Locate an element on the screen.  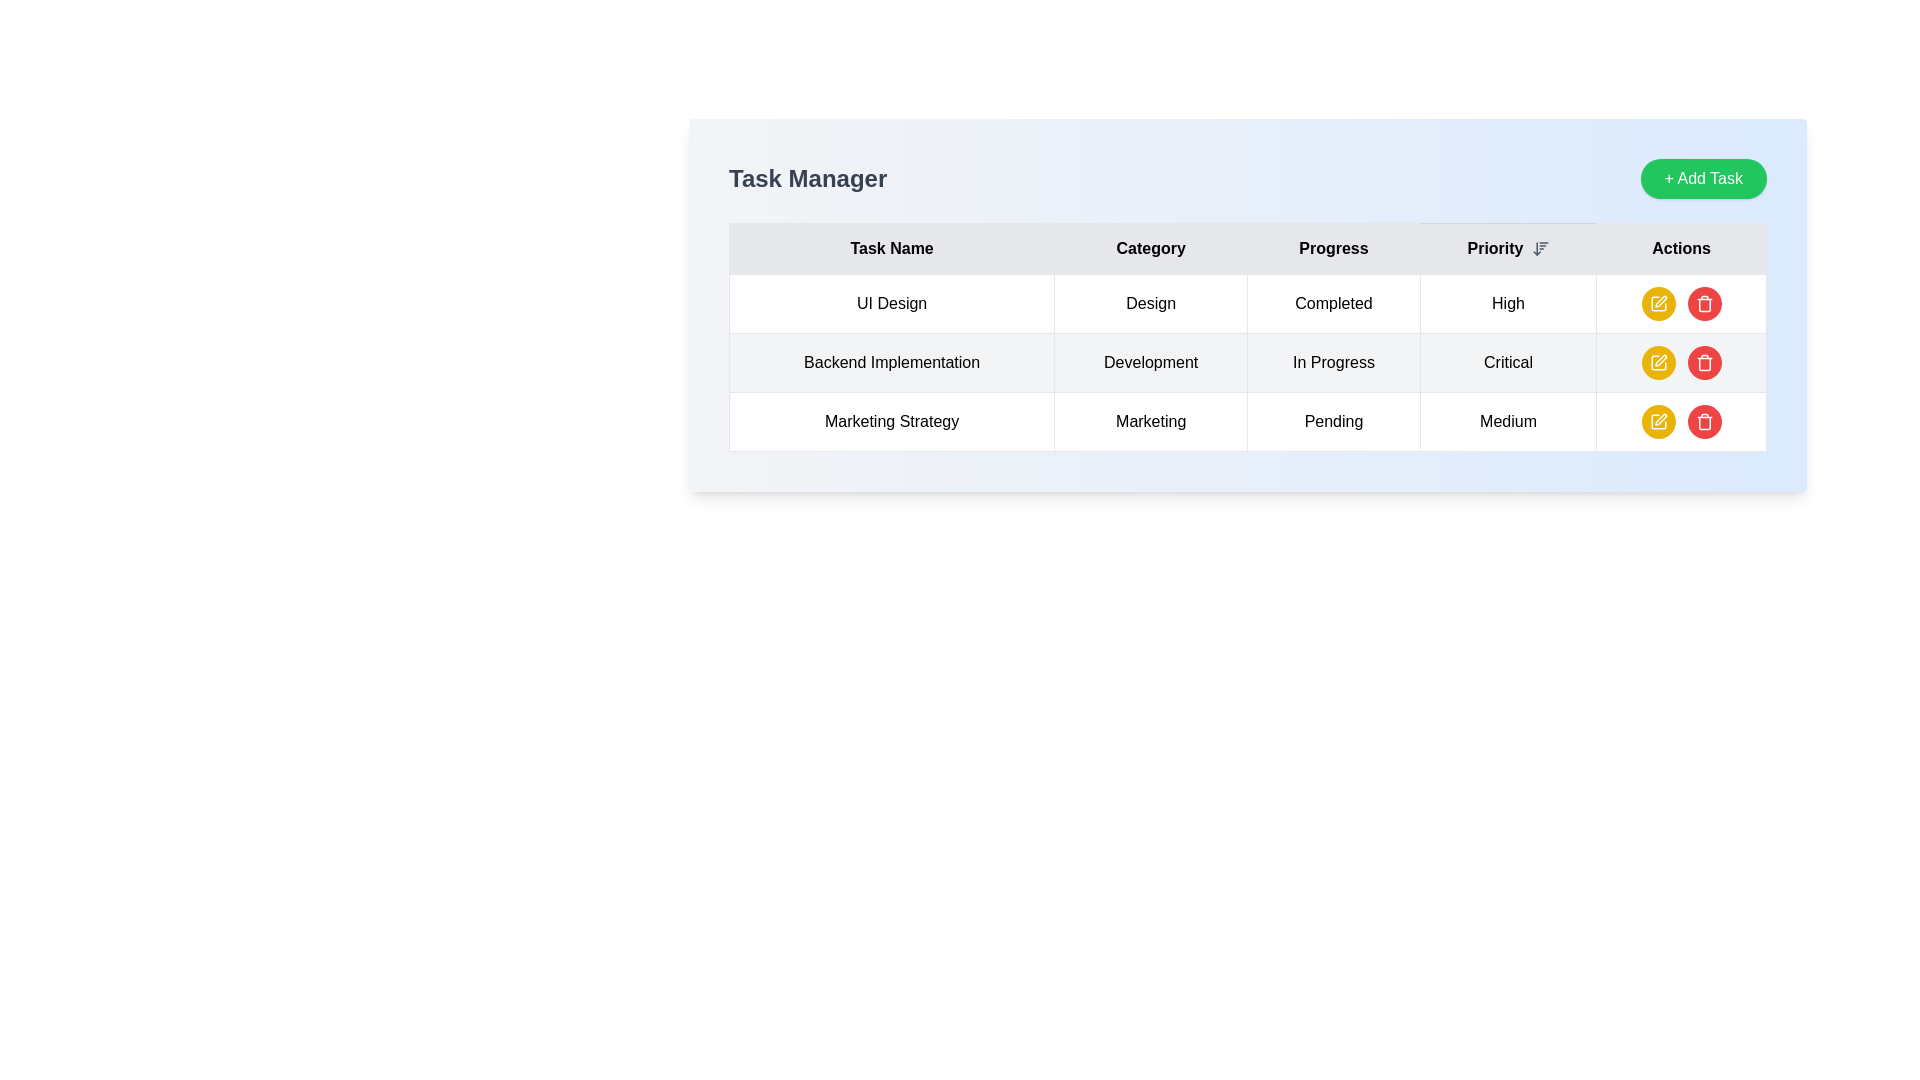
the green button labeled '+ Add Task' is located at coordinates (1702, 177).